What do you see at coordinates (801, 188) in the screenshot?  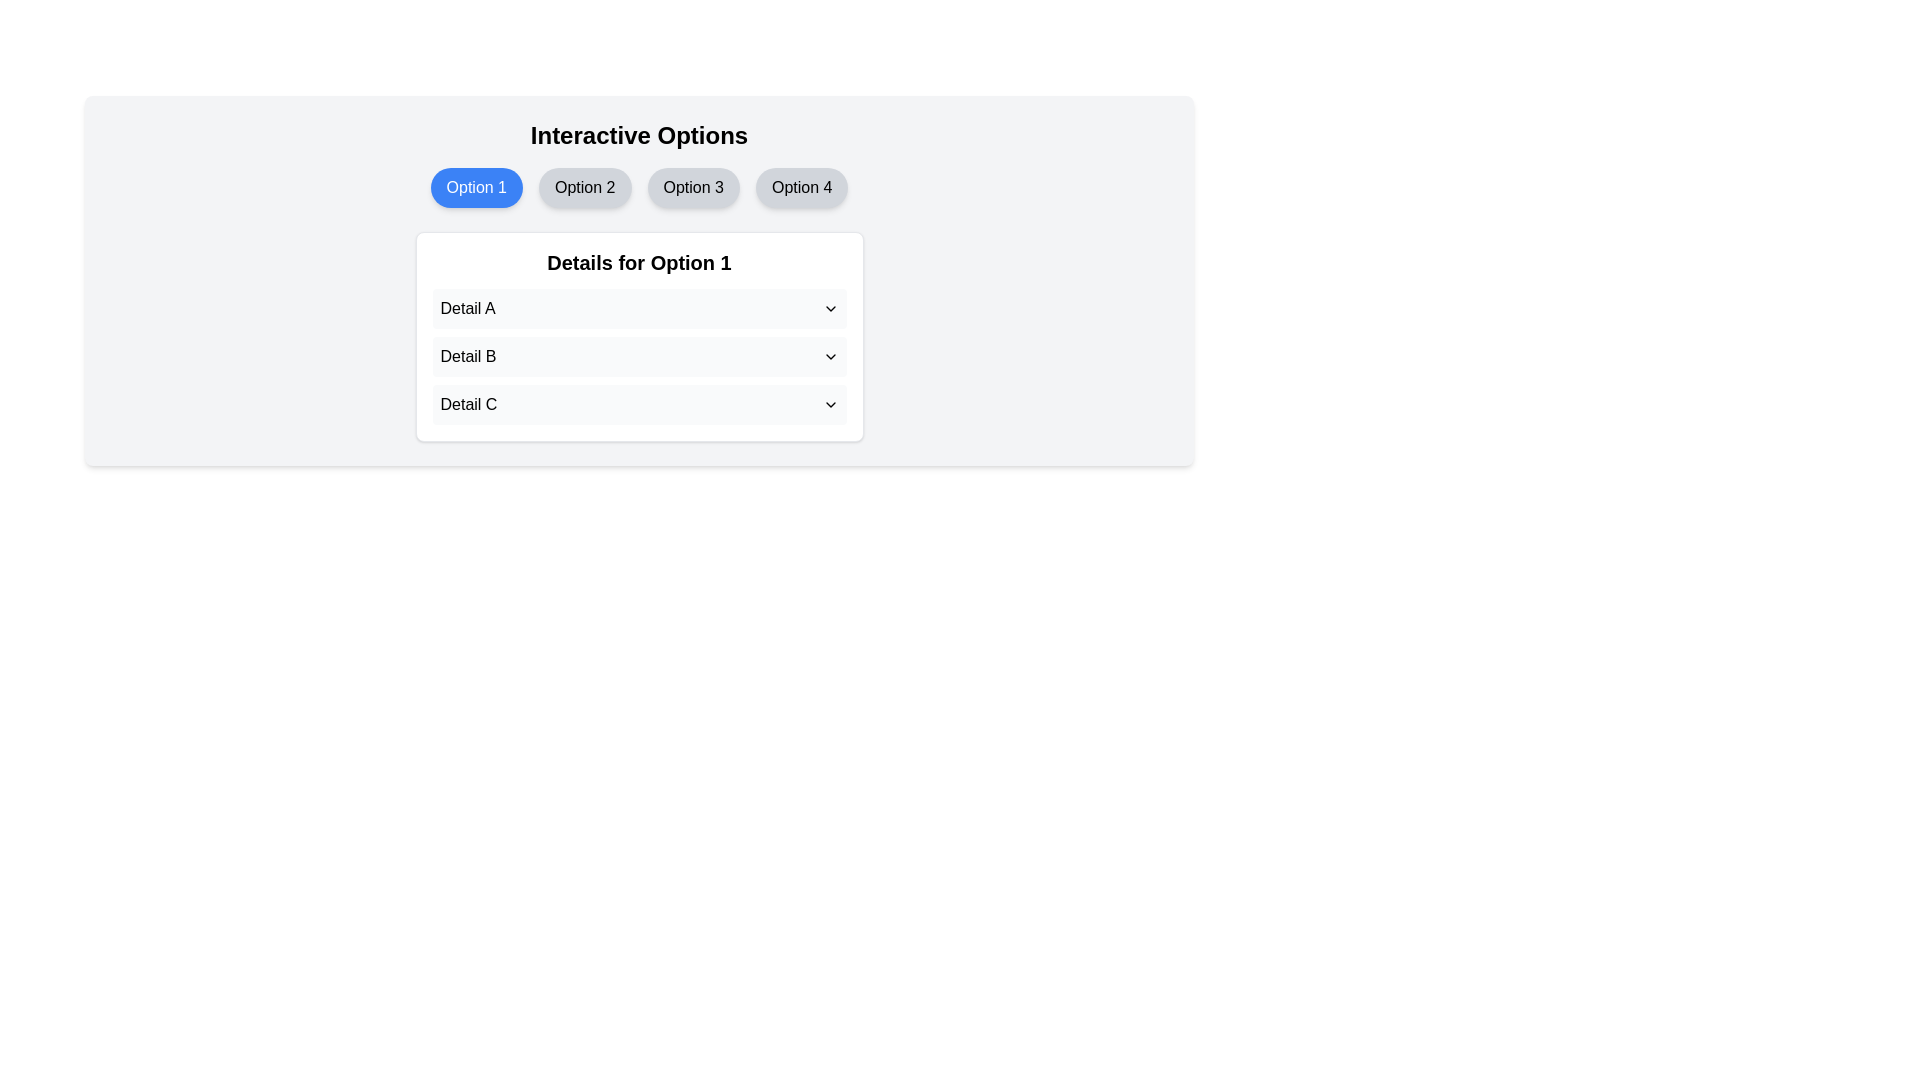 I see `the interactive button labeled 'Option 4'` at bounding box center [801, 188].